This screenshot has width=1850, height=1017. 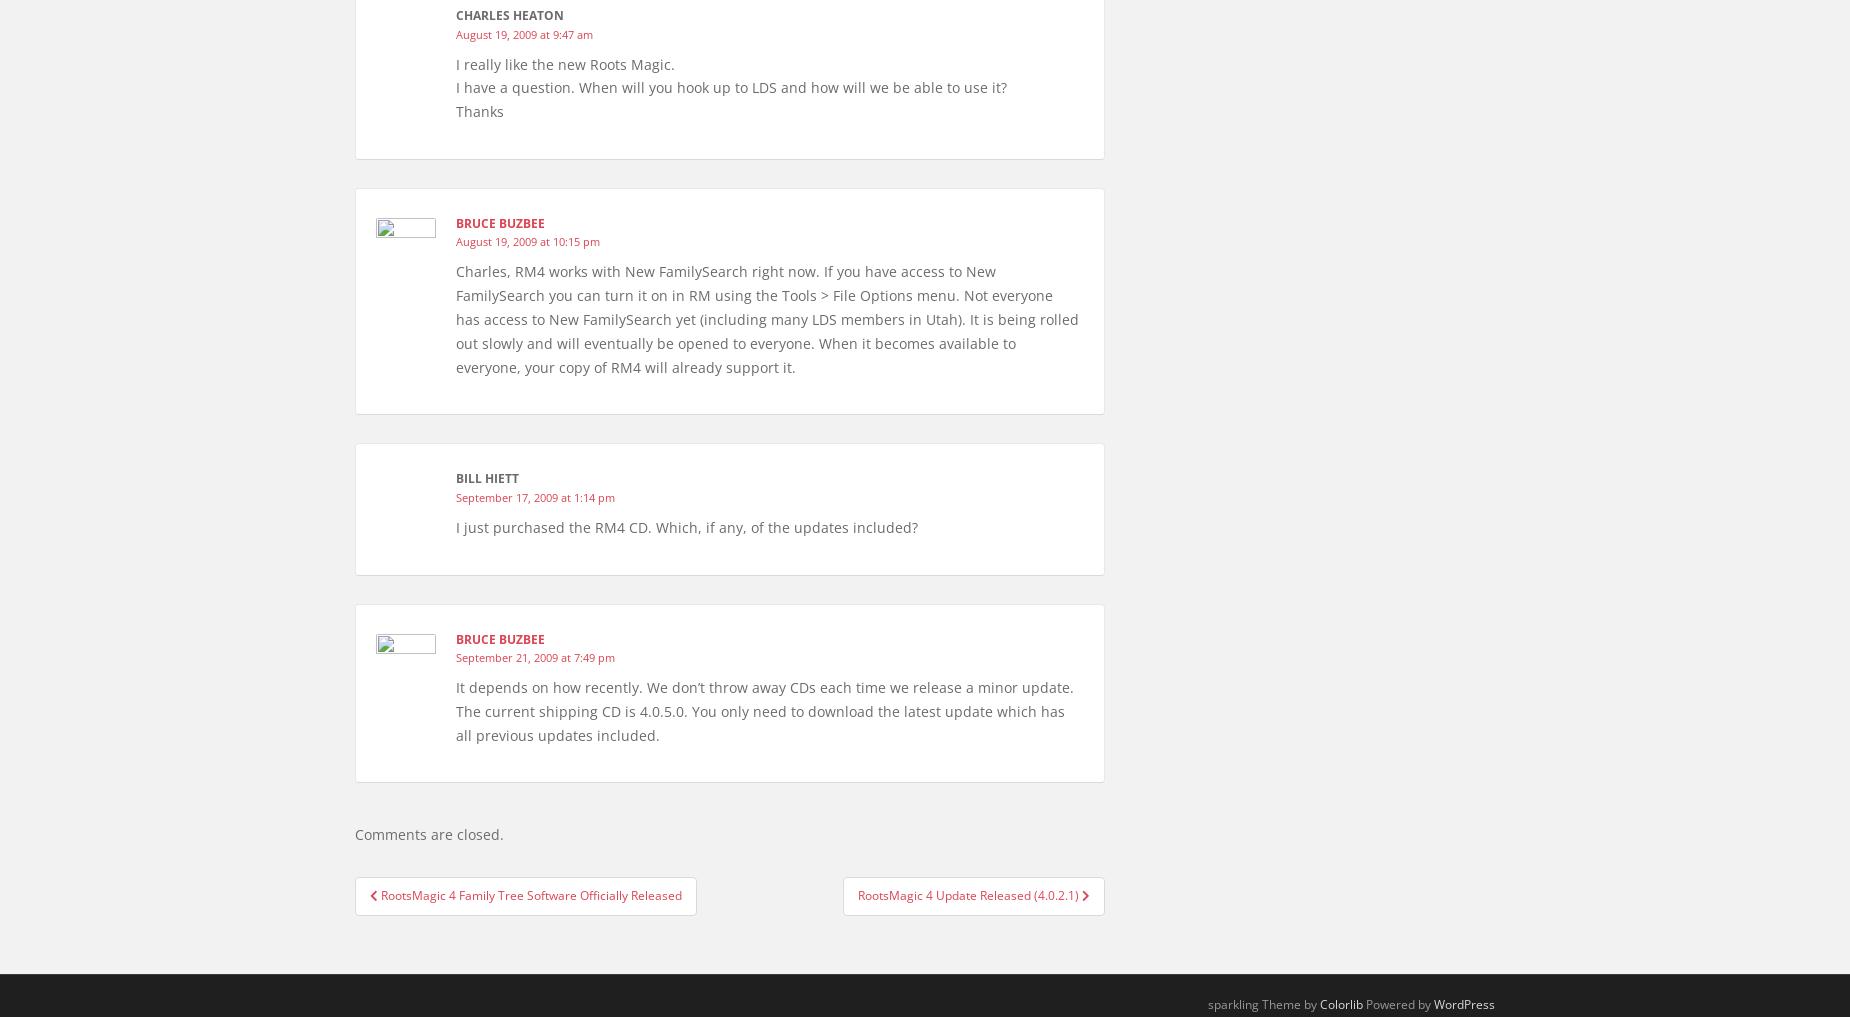 I want to click on 'I just purchased the RM4 CD.  Which, if any, of the updates included?', so click(x=455, y=526).